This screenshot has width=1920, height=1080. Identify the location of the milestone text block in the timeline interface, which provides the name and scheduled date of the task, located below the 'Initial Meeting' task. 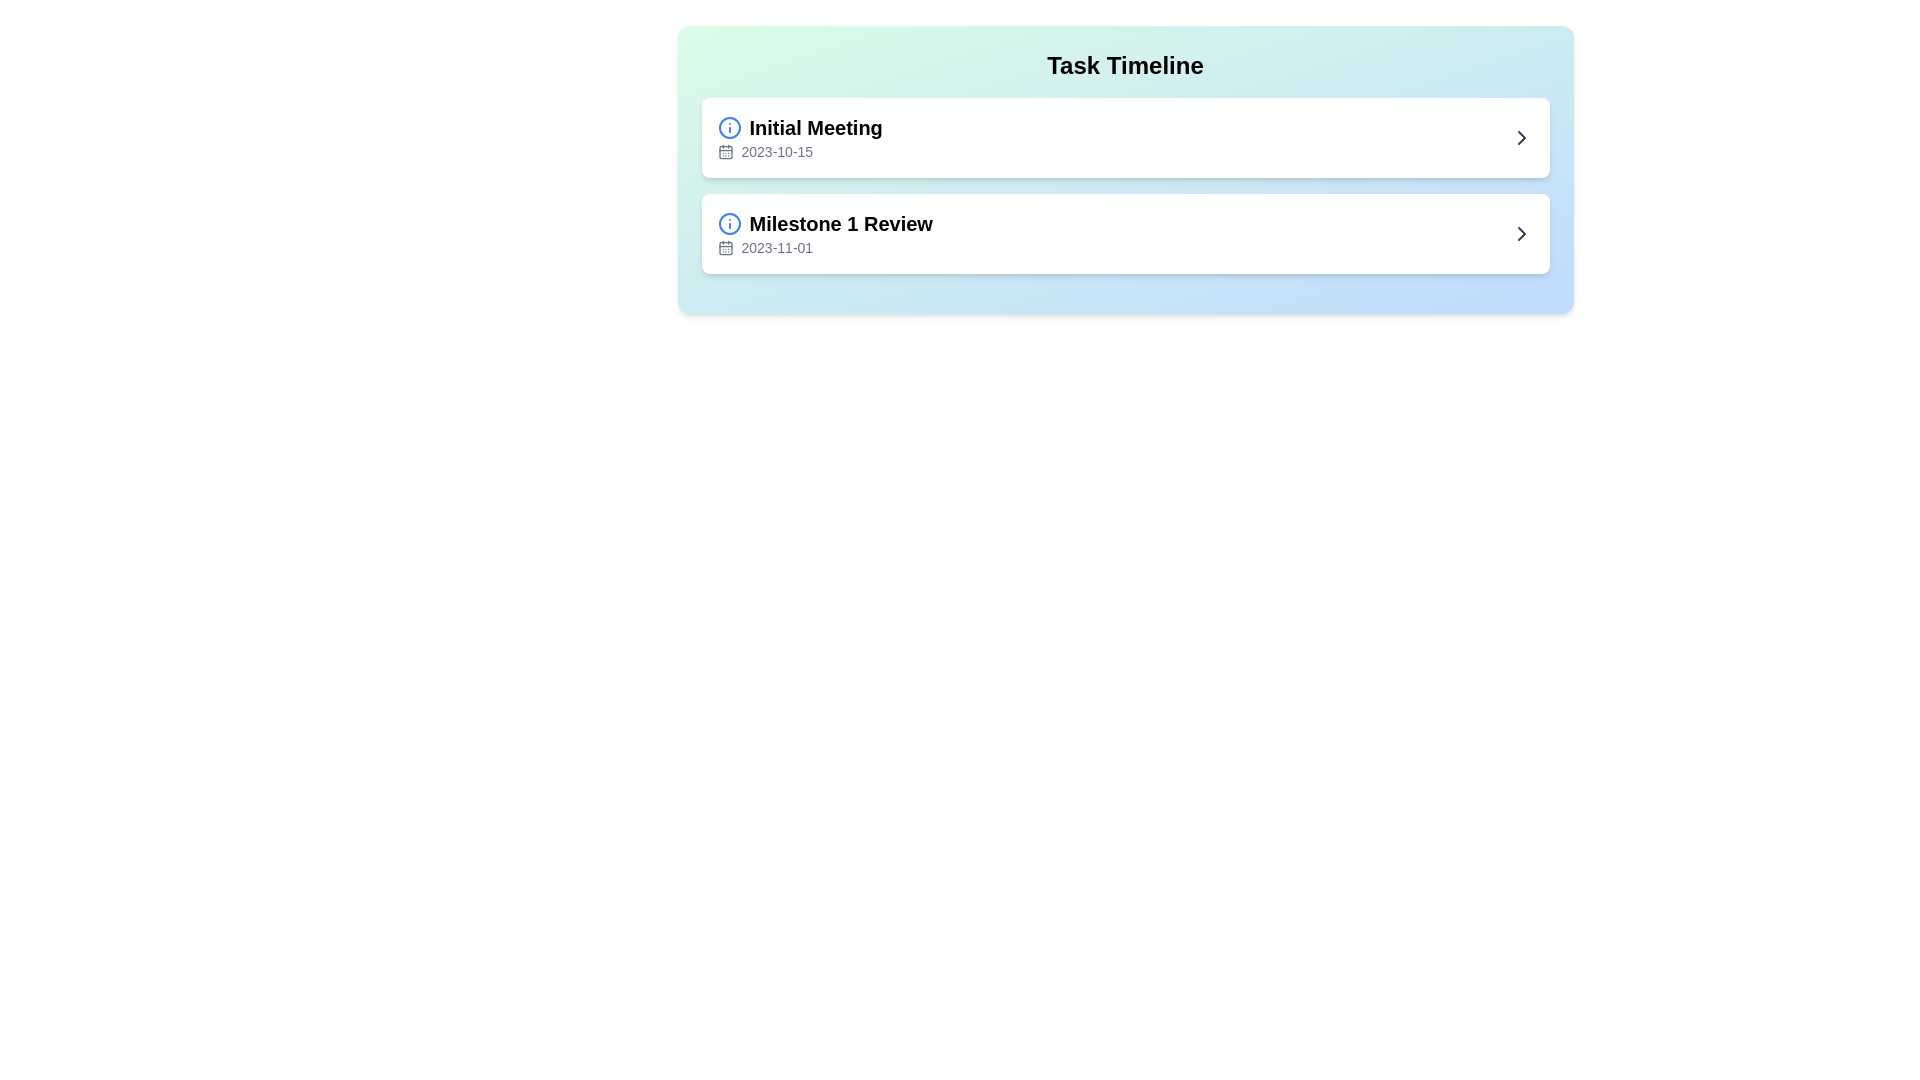
(825, 233).